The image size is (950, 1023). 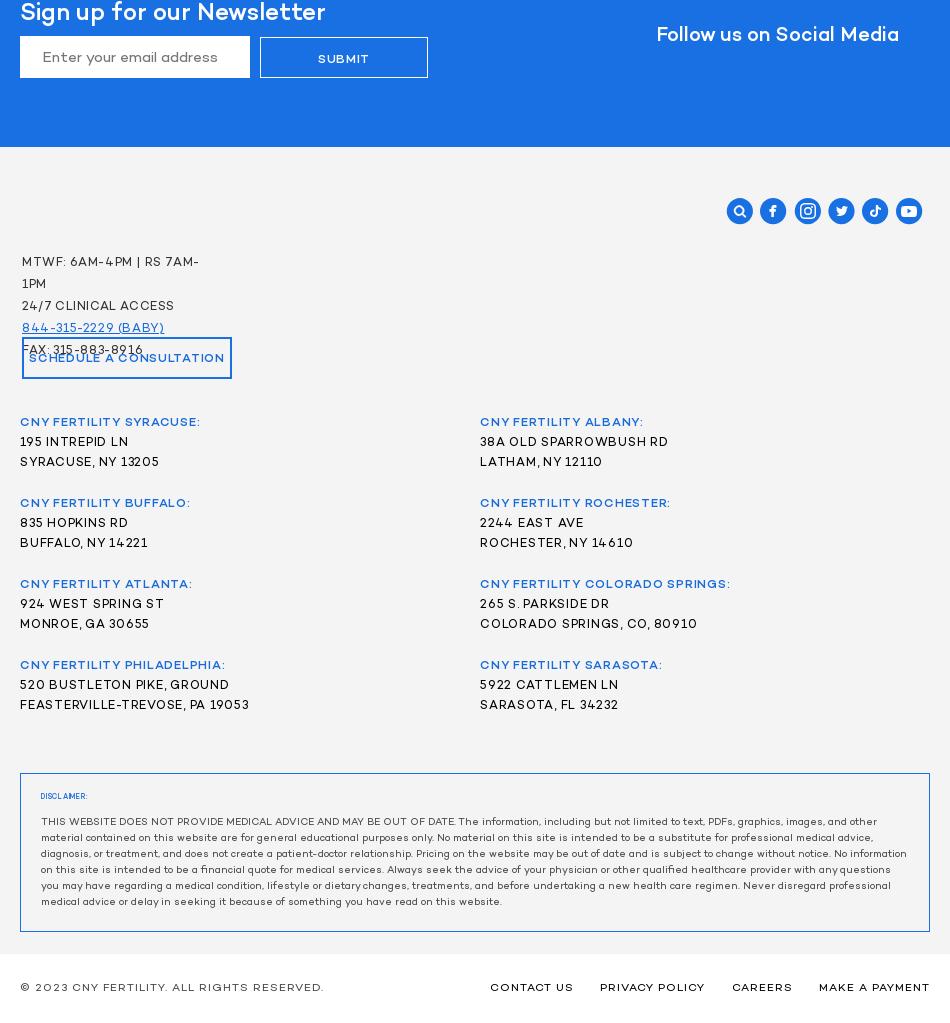 I want to click on 'DISCLAIMER:', so click(x=64, y=797).